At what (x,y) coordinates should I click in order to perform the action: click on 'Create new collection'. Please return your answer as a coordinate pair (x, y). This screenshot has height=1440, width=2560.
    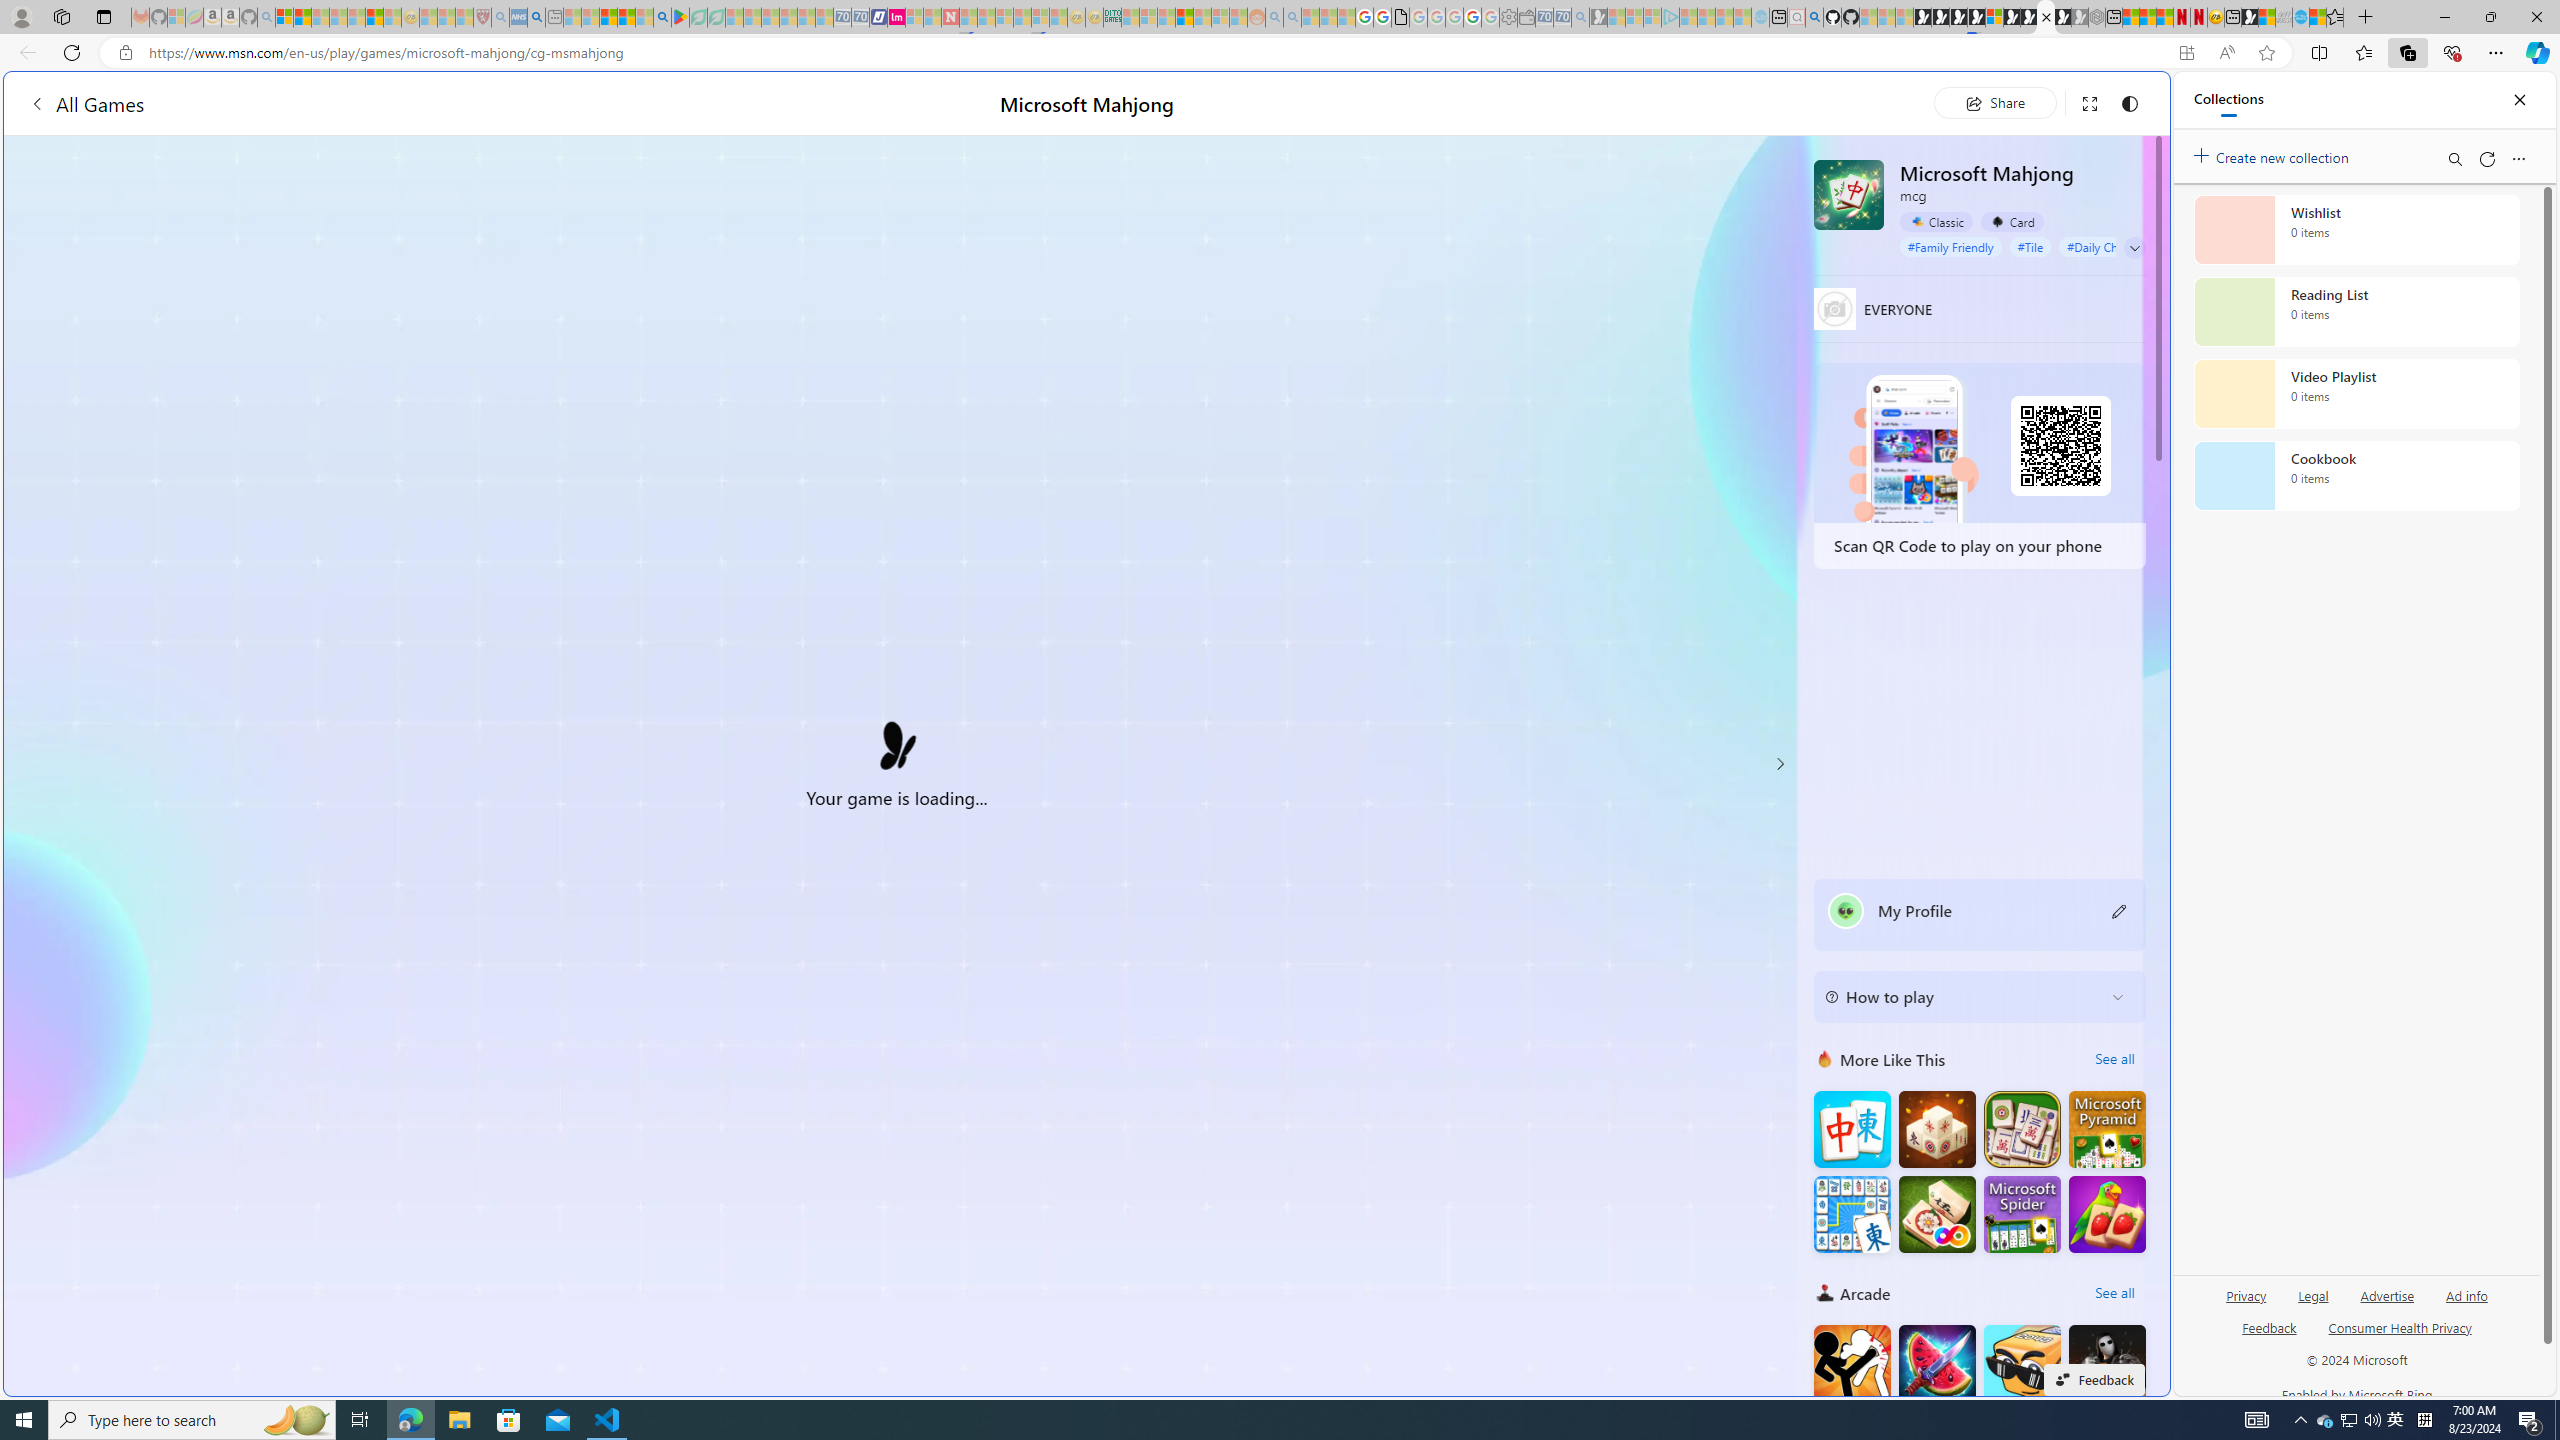
    Looking at the image, I should click on (2274, 153).